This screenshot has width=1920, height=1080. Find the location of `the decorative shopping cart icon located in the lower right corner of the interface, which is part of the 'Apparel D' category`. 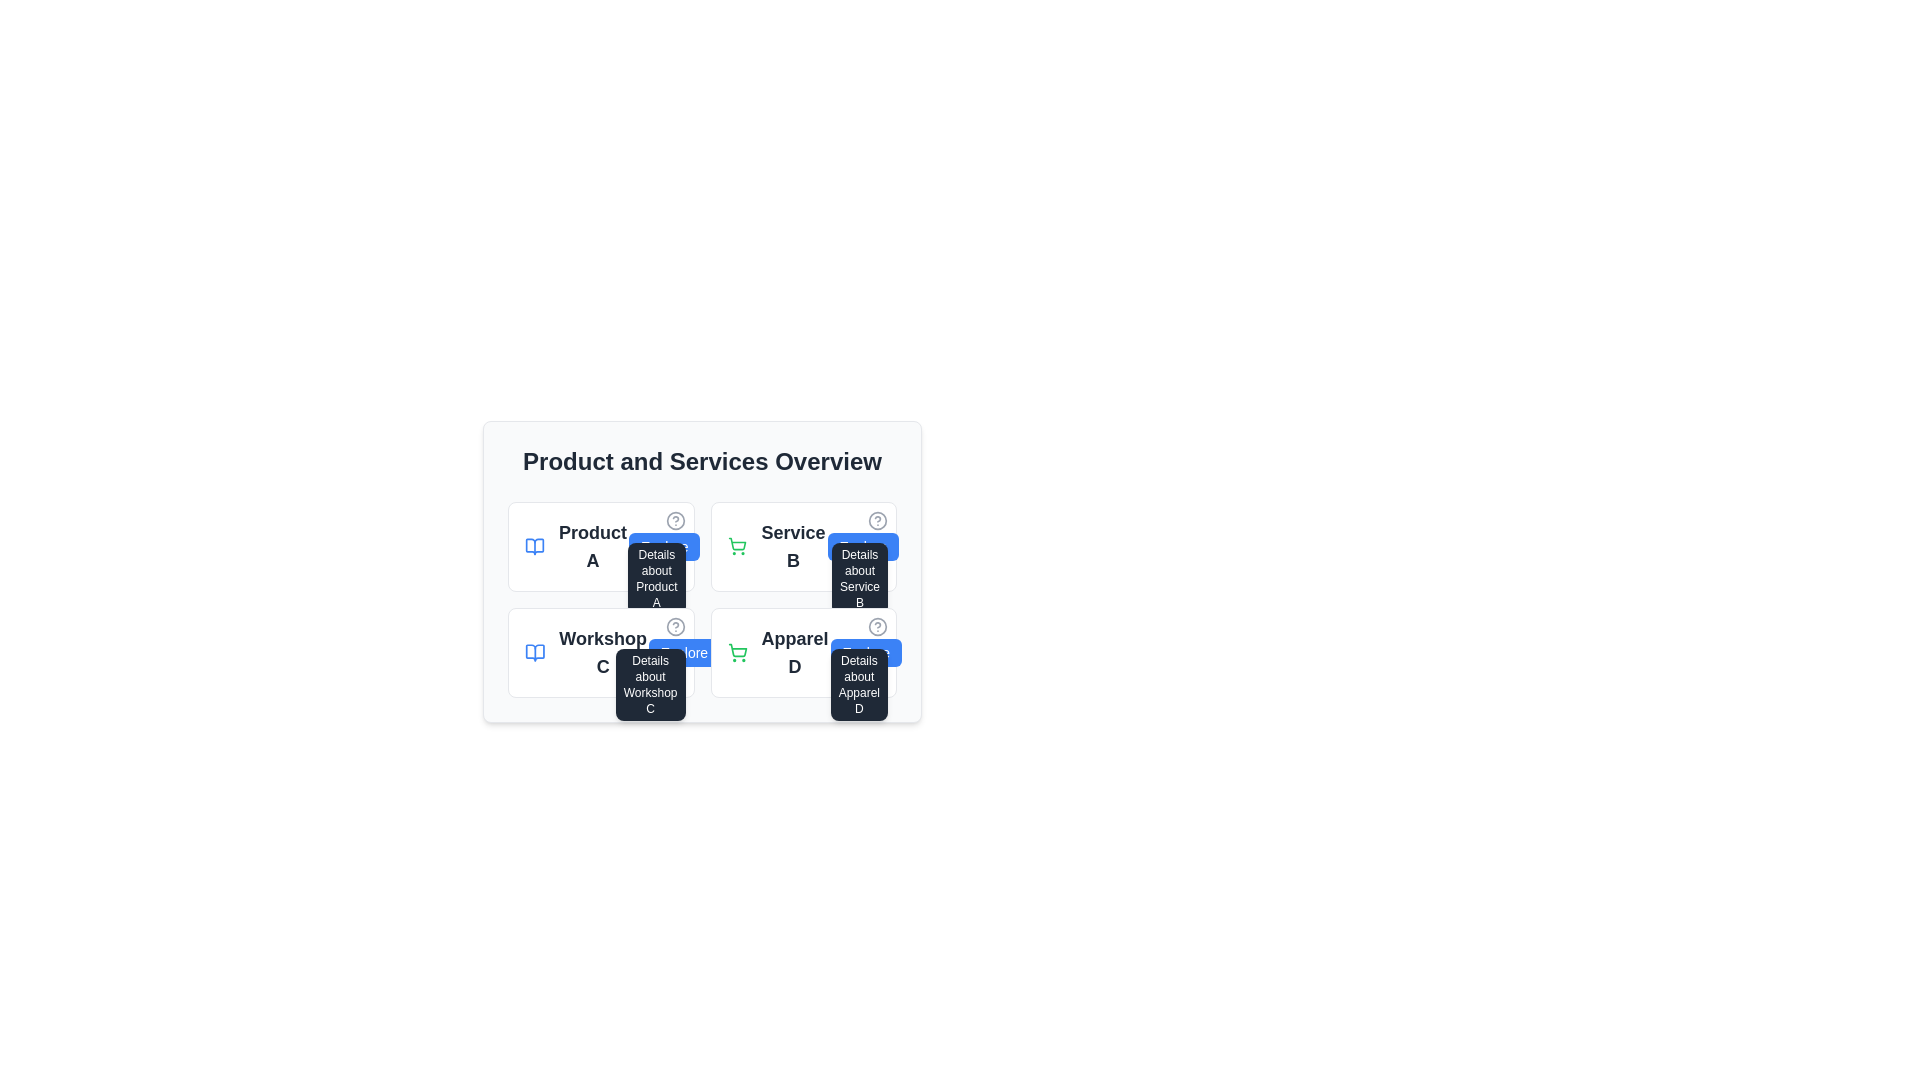

the decorative shopping cart icon located in the lower right corner of the interface, which is part of the 'Apparel D' category is located at coordinates (736, 544).